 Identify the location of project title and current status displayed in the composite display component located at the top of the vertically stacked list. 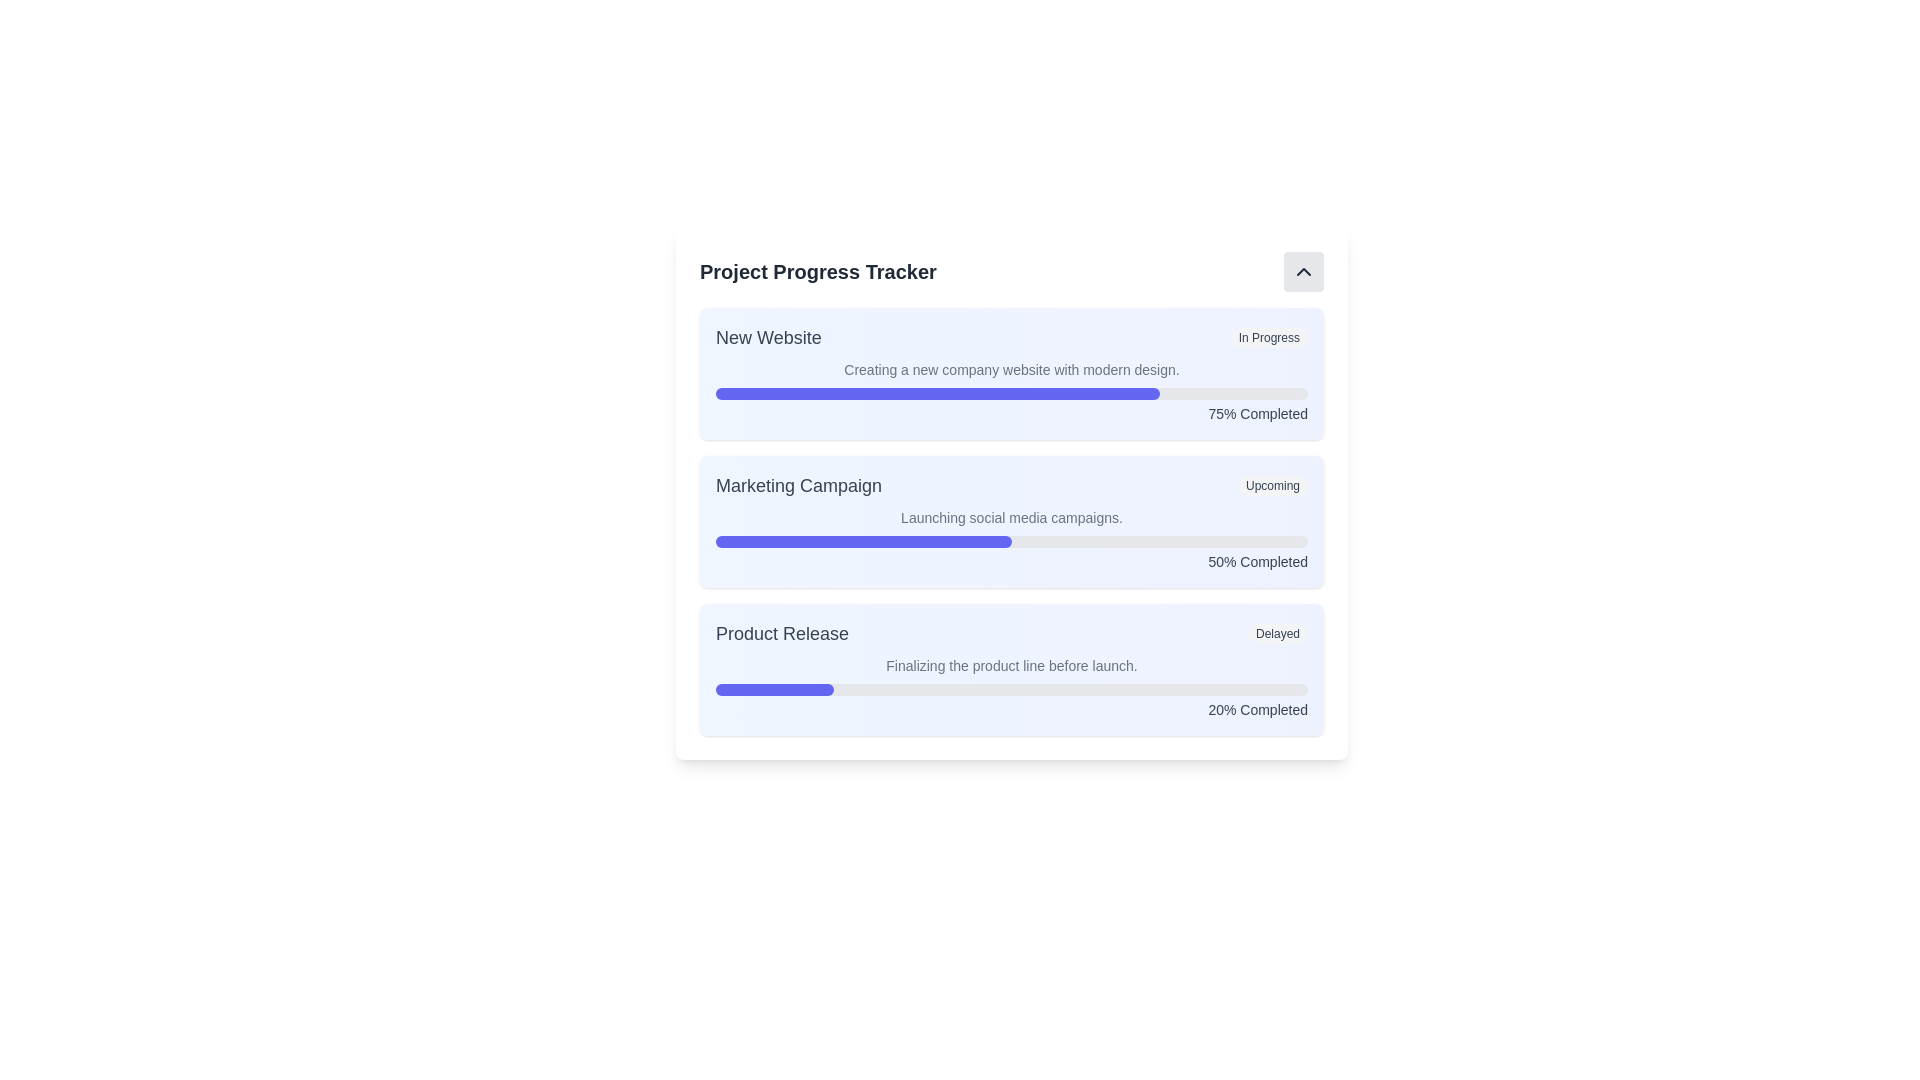
(1012, 337).